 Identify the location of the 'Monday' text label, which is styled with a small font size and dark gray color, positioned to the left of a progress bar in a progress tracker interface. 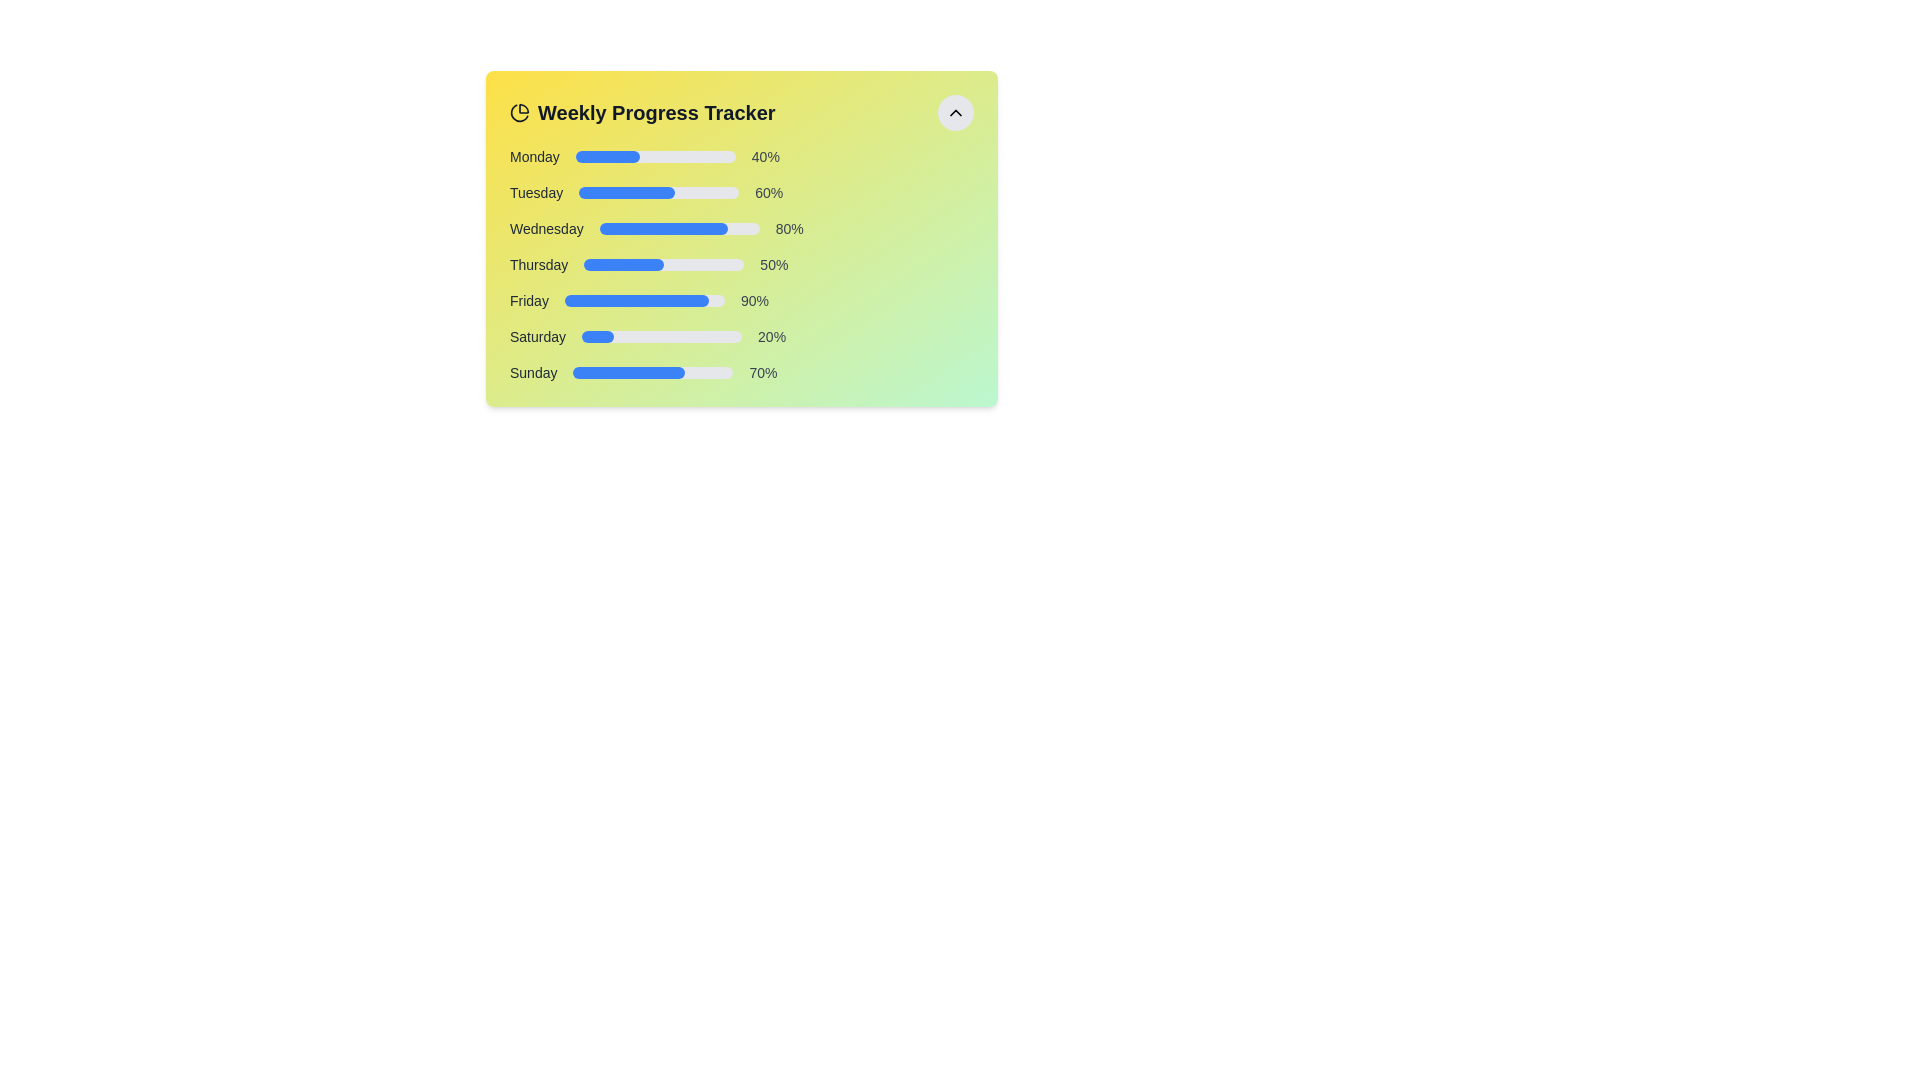
(534, 156).